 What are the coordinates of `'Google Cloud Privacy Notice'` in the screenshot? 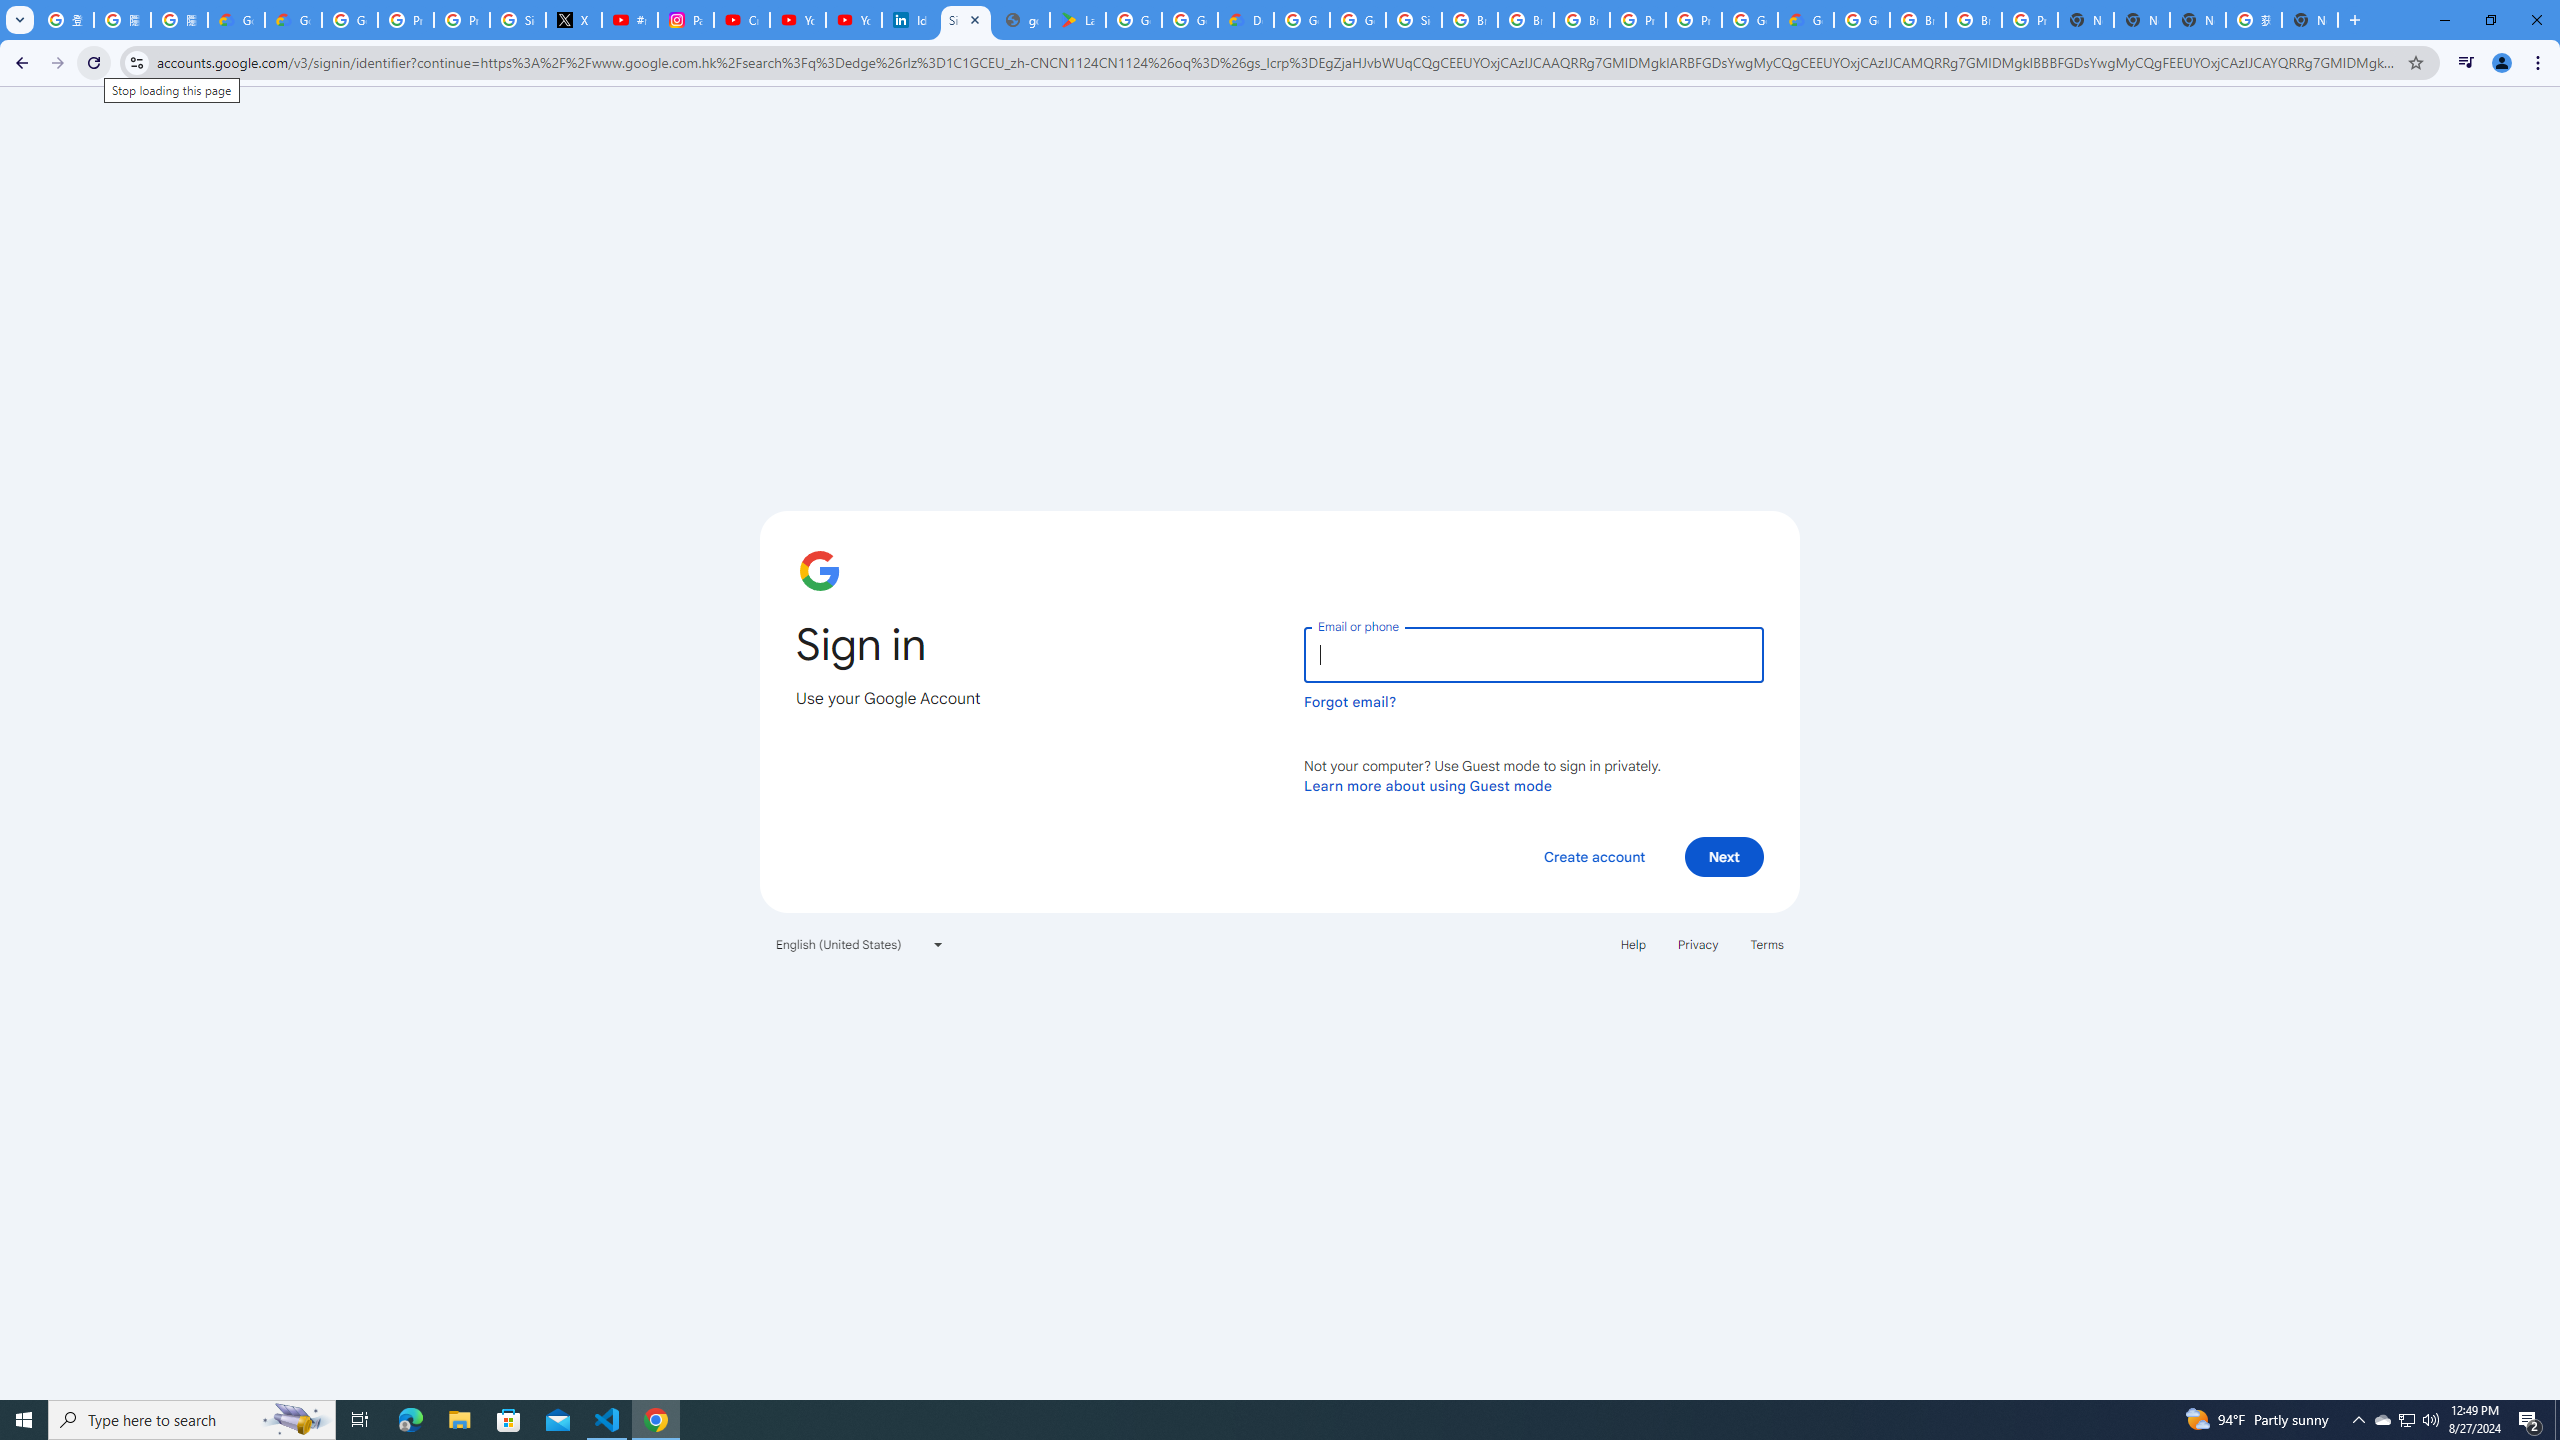 It's located at (236, 19).